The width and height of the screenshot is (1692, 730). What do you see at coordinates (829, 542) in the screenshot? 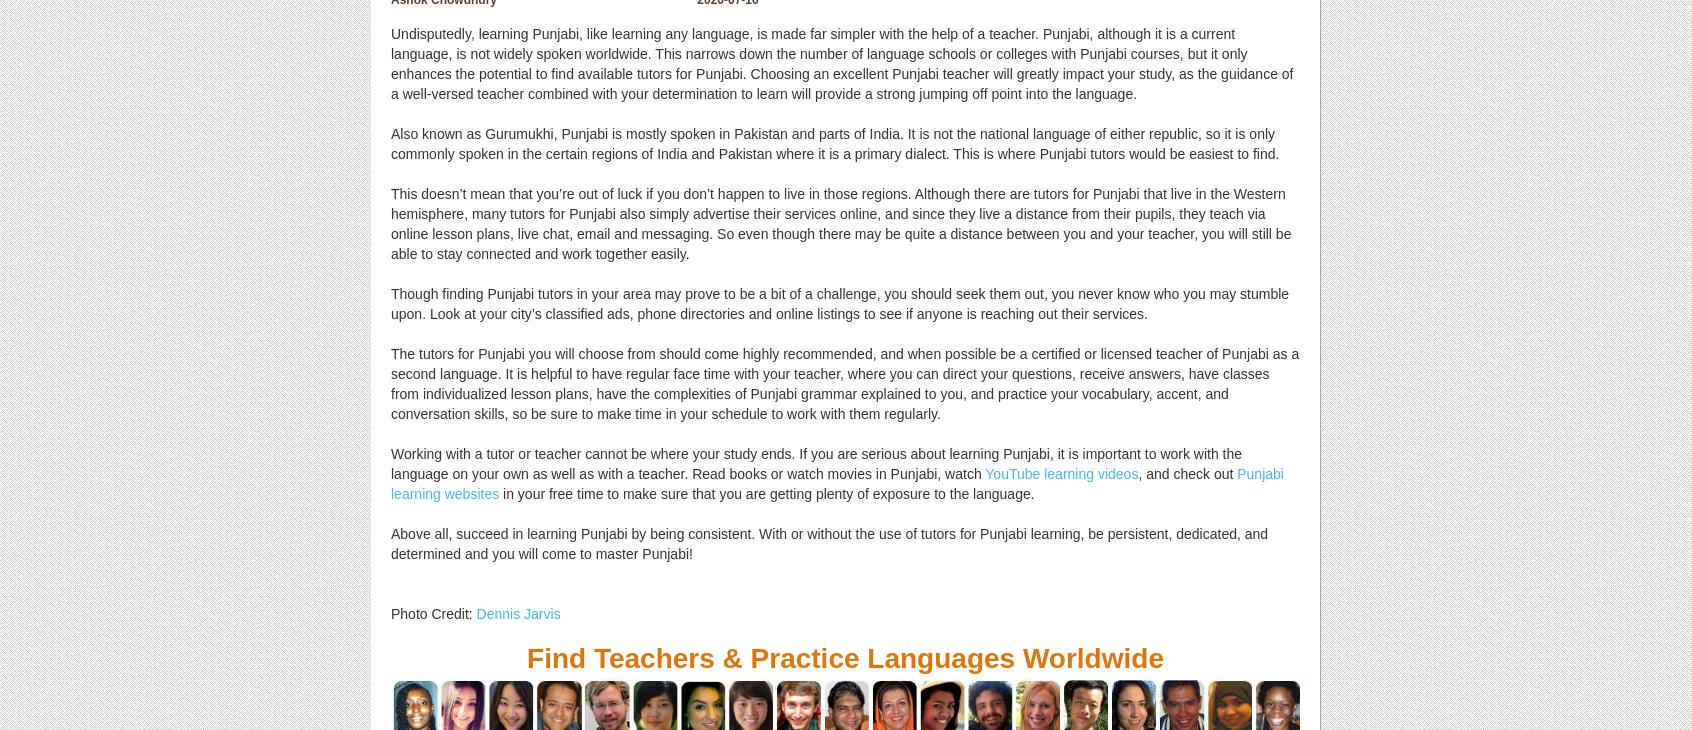
I see `'Above all, succeed in learning Punjabi by being consistent. With or without the use of tutors for Punjabi learning, be persistent, dedicated, and determined and you will come to master Punjabi!'` at bounding box center [829, 542].